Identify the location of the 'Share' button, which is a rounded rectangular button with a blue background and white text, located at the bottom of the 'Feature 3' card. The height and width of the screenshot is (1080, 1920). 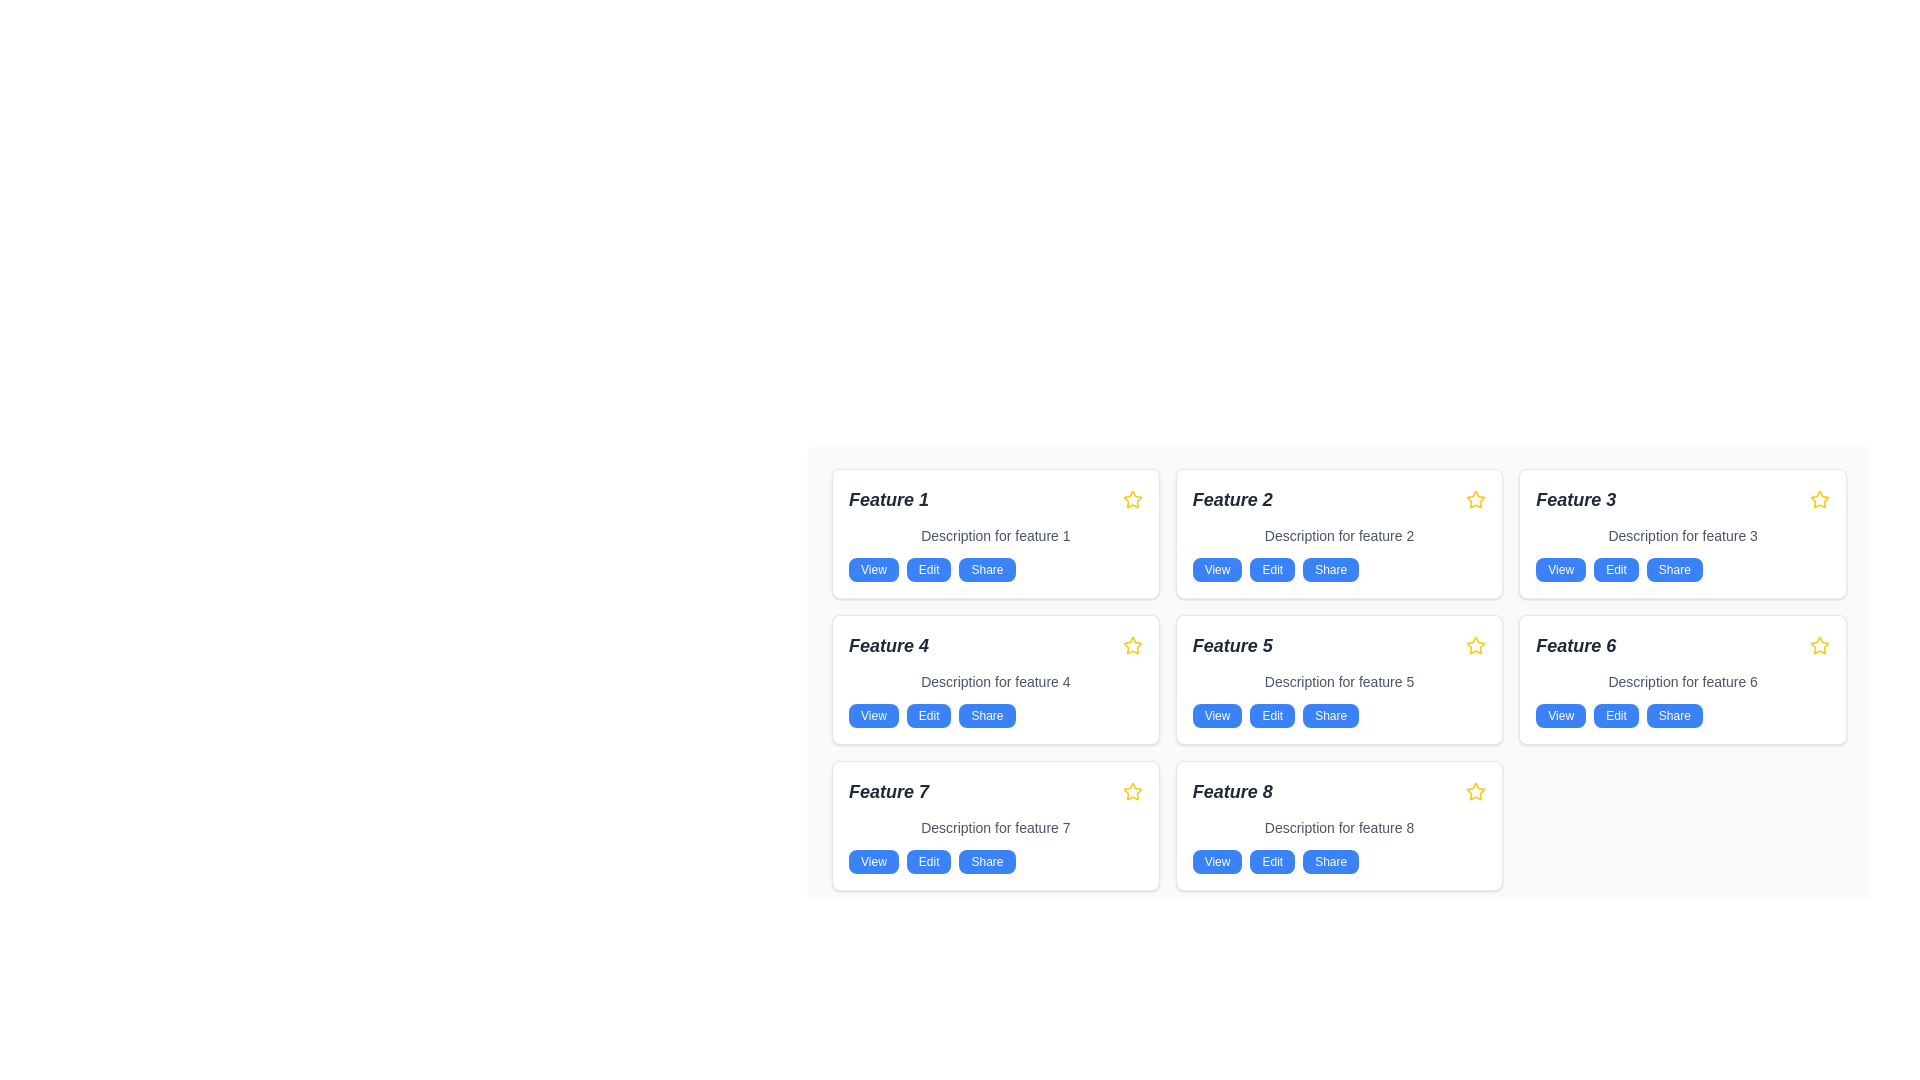
(1674, 570).